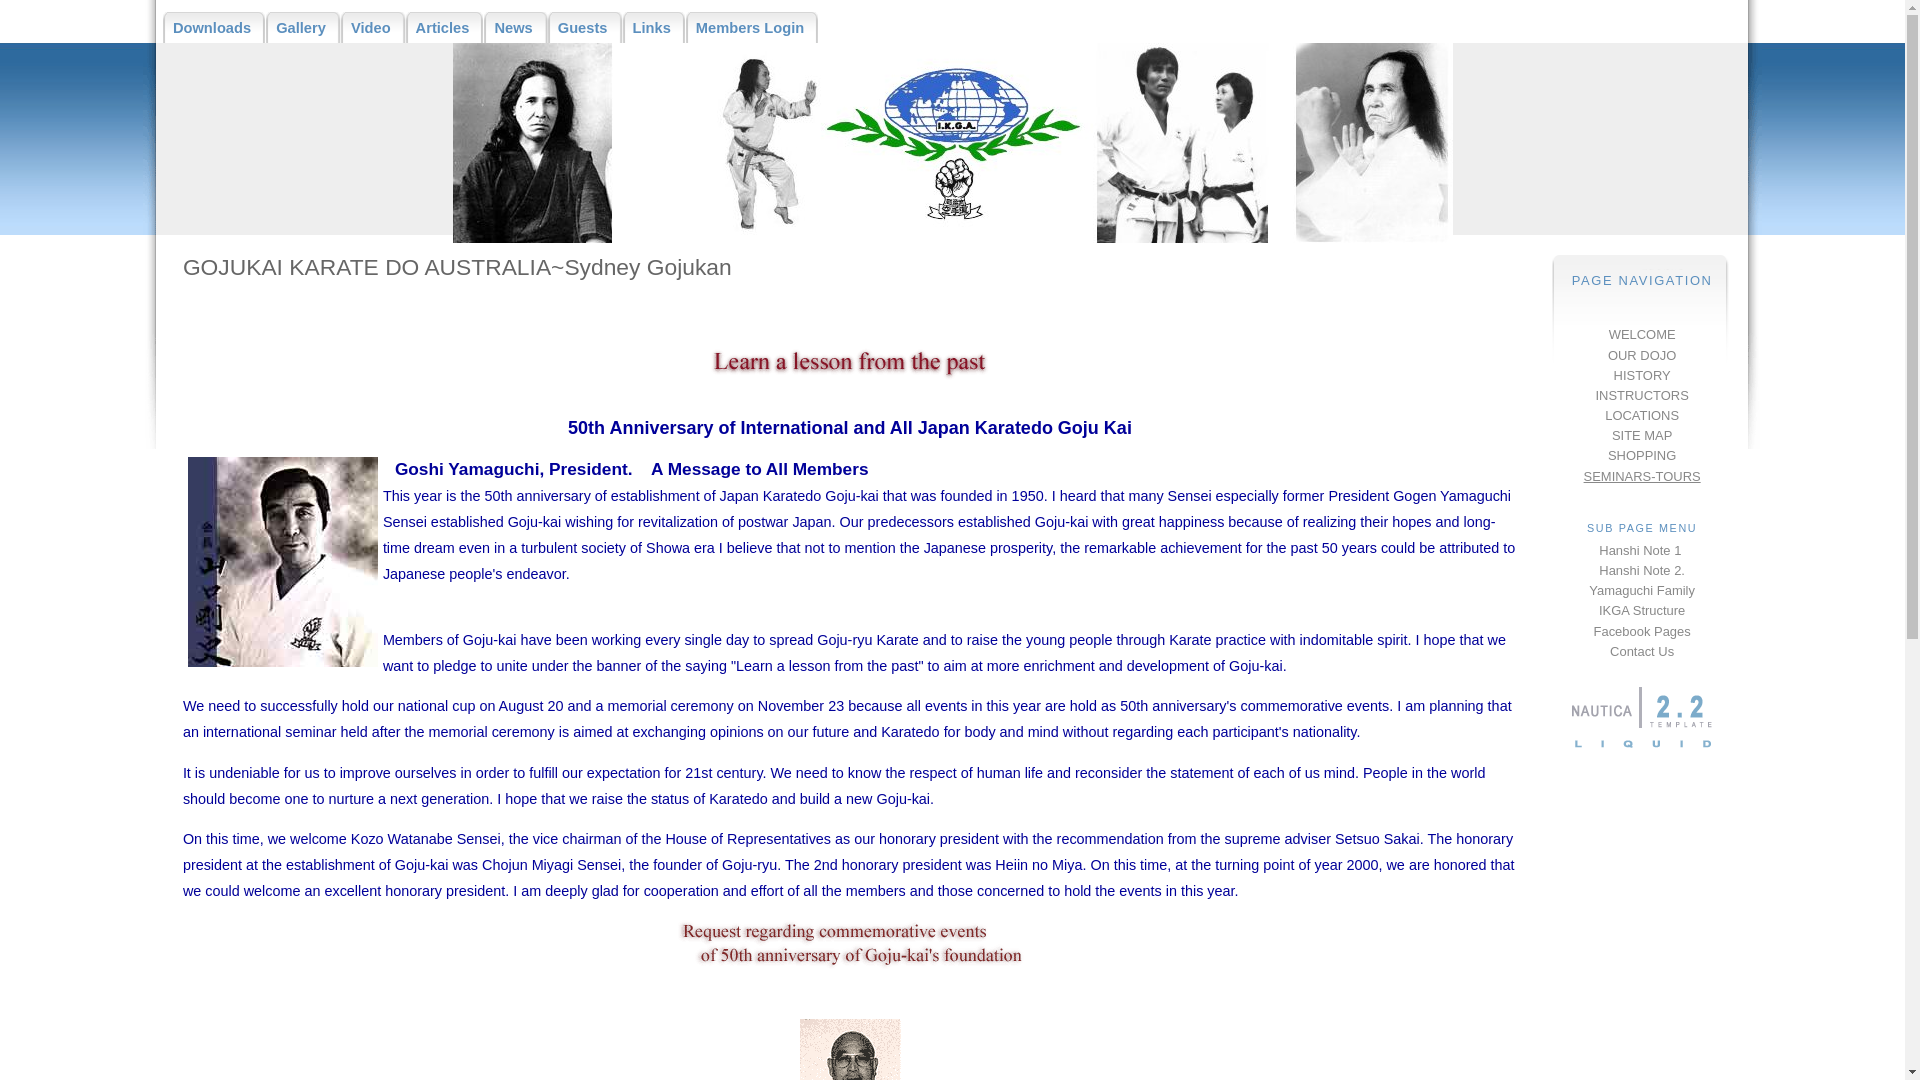  I want to click on 'Facebook Pages', so click(1642, 631).